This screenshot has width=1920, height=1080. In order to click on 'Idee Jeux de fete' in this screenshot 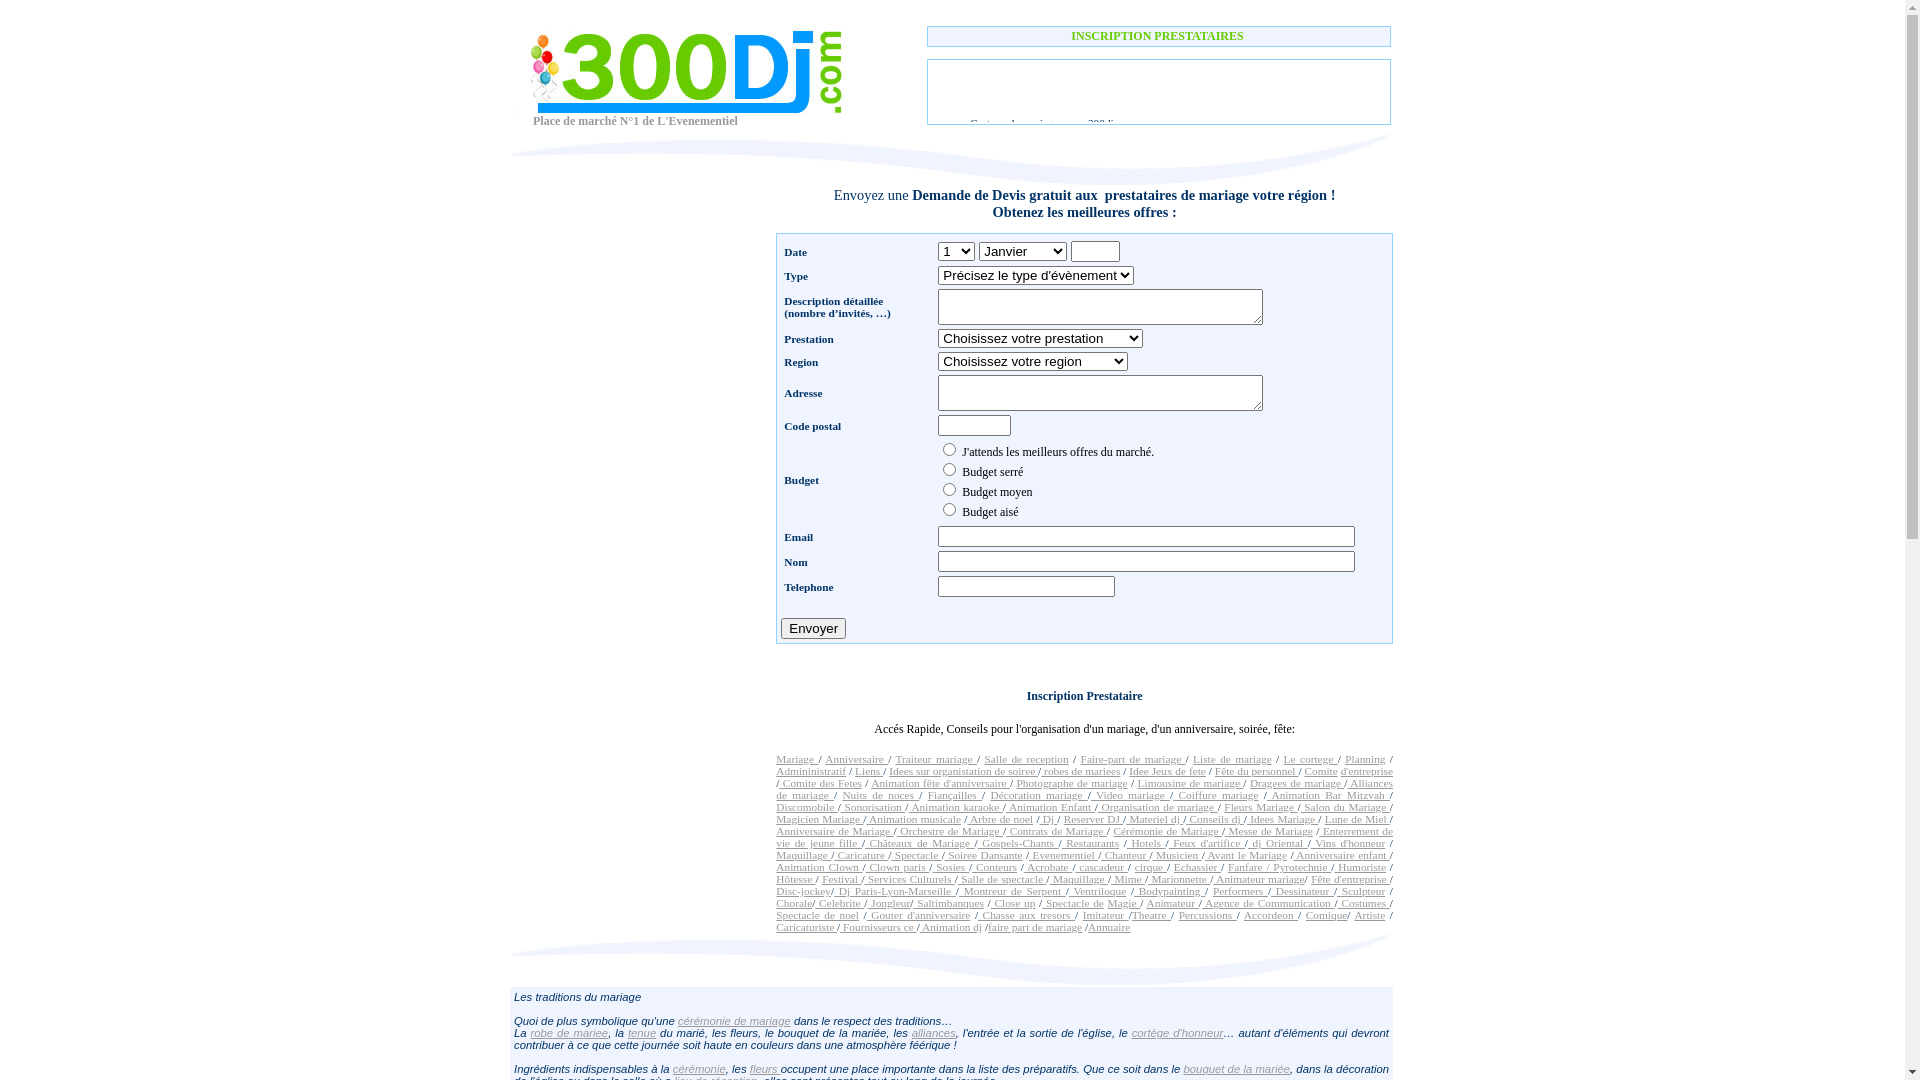, I will do `click(1167, 770)`.